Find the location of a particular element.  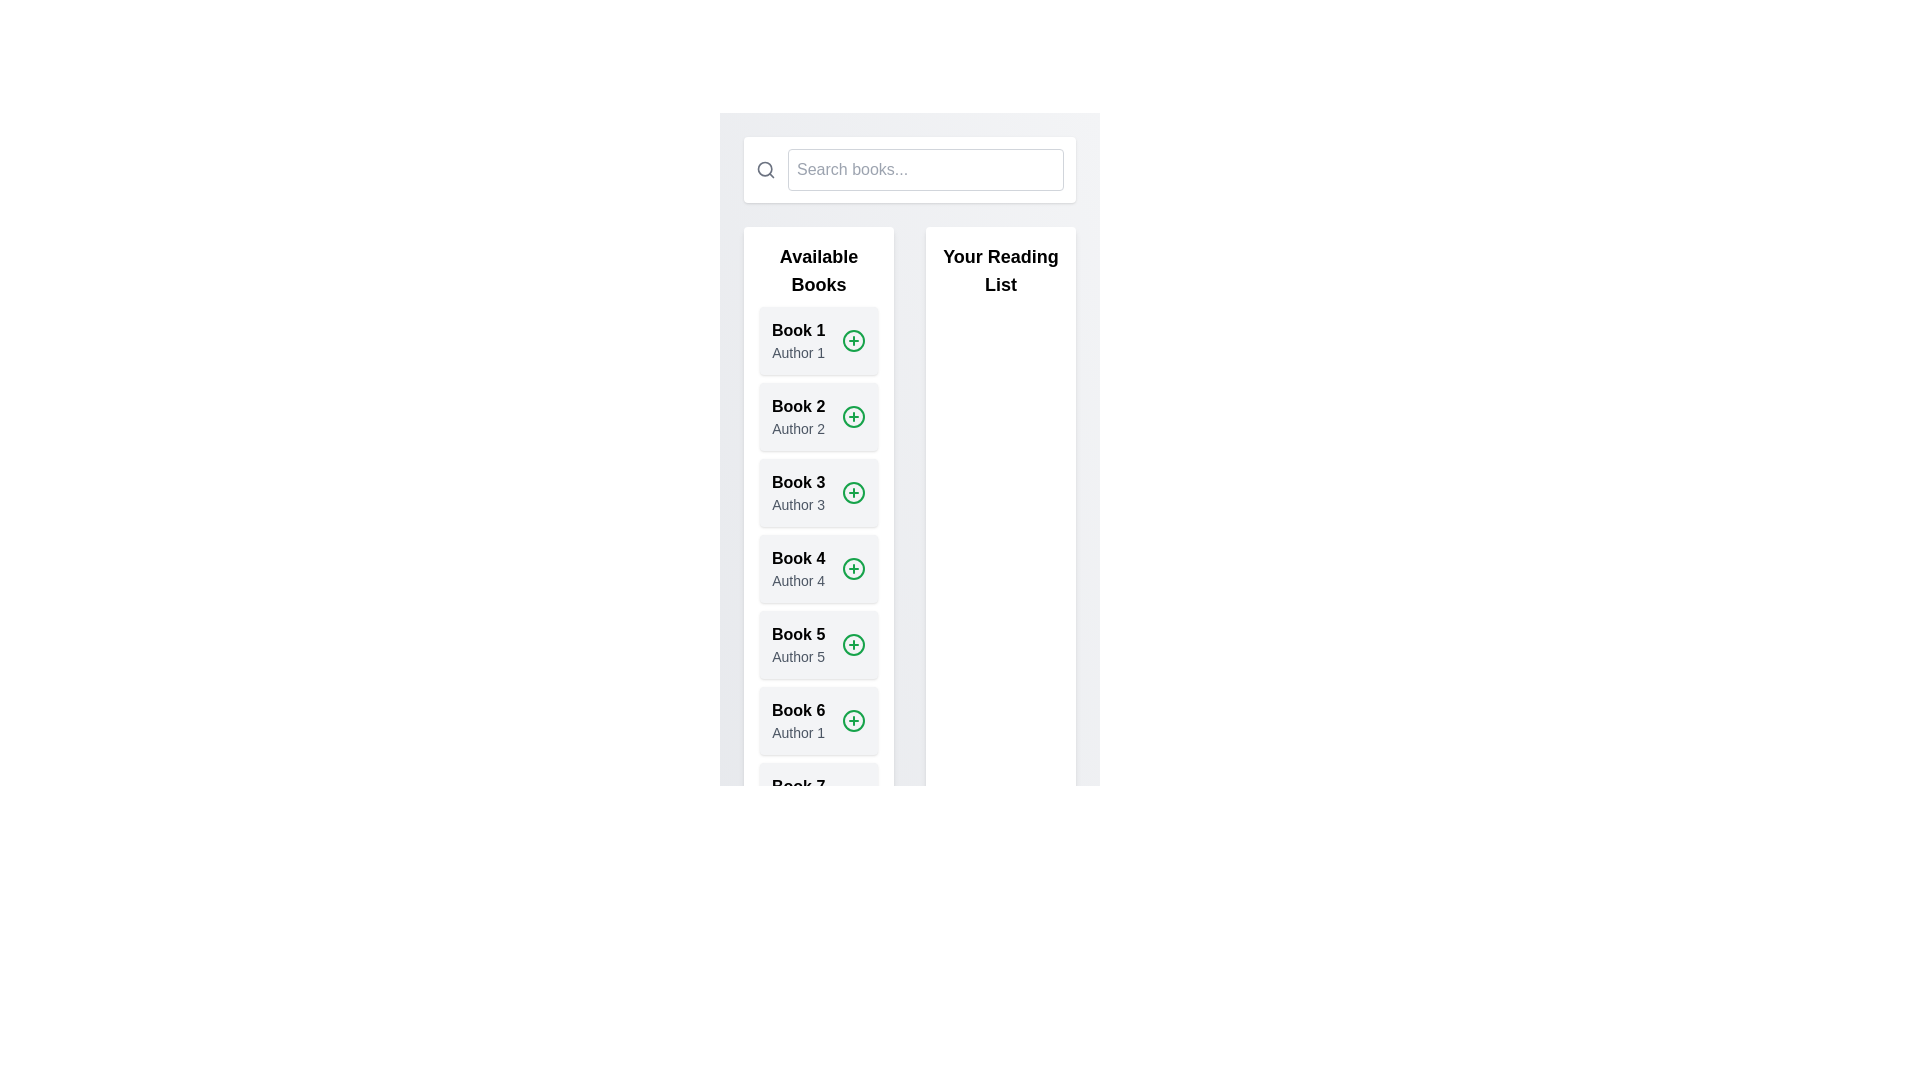

the circular green icon with a plus symbol is located at coordinates (854, 493).